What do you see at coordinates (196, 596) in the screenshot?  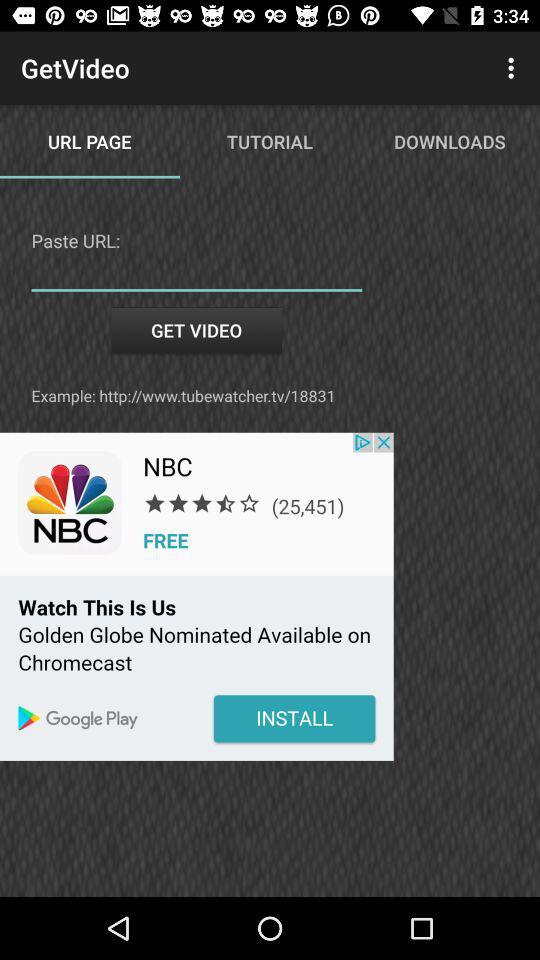 I see `app advertisement` at bounding box center [196, 596].